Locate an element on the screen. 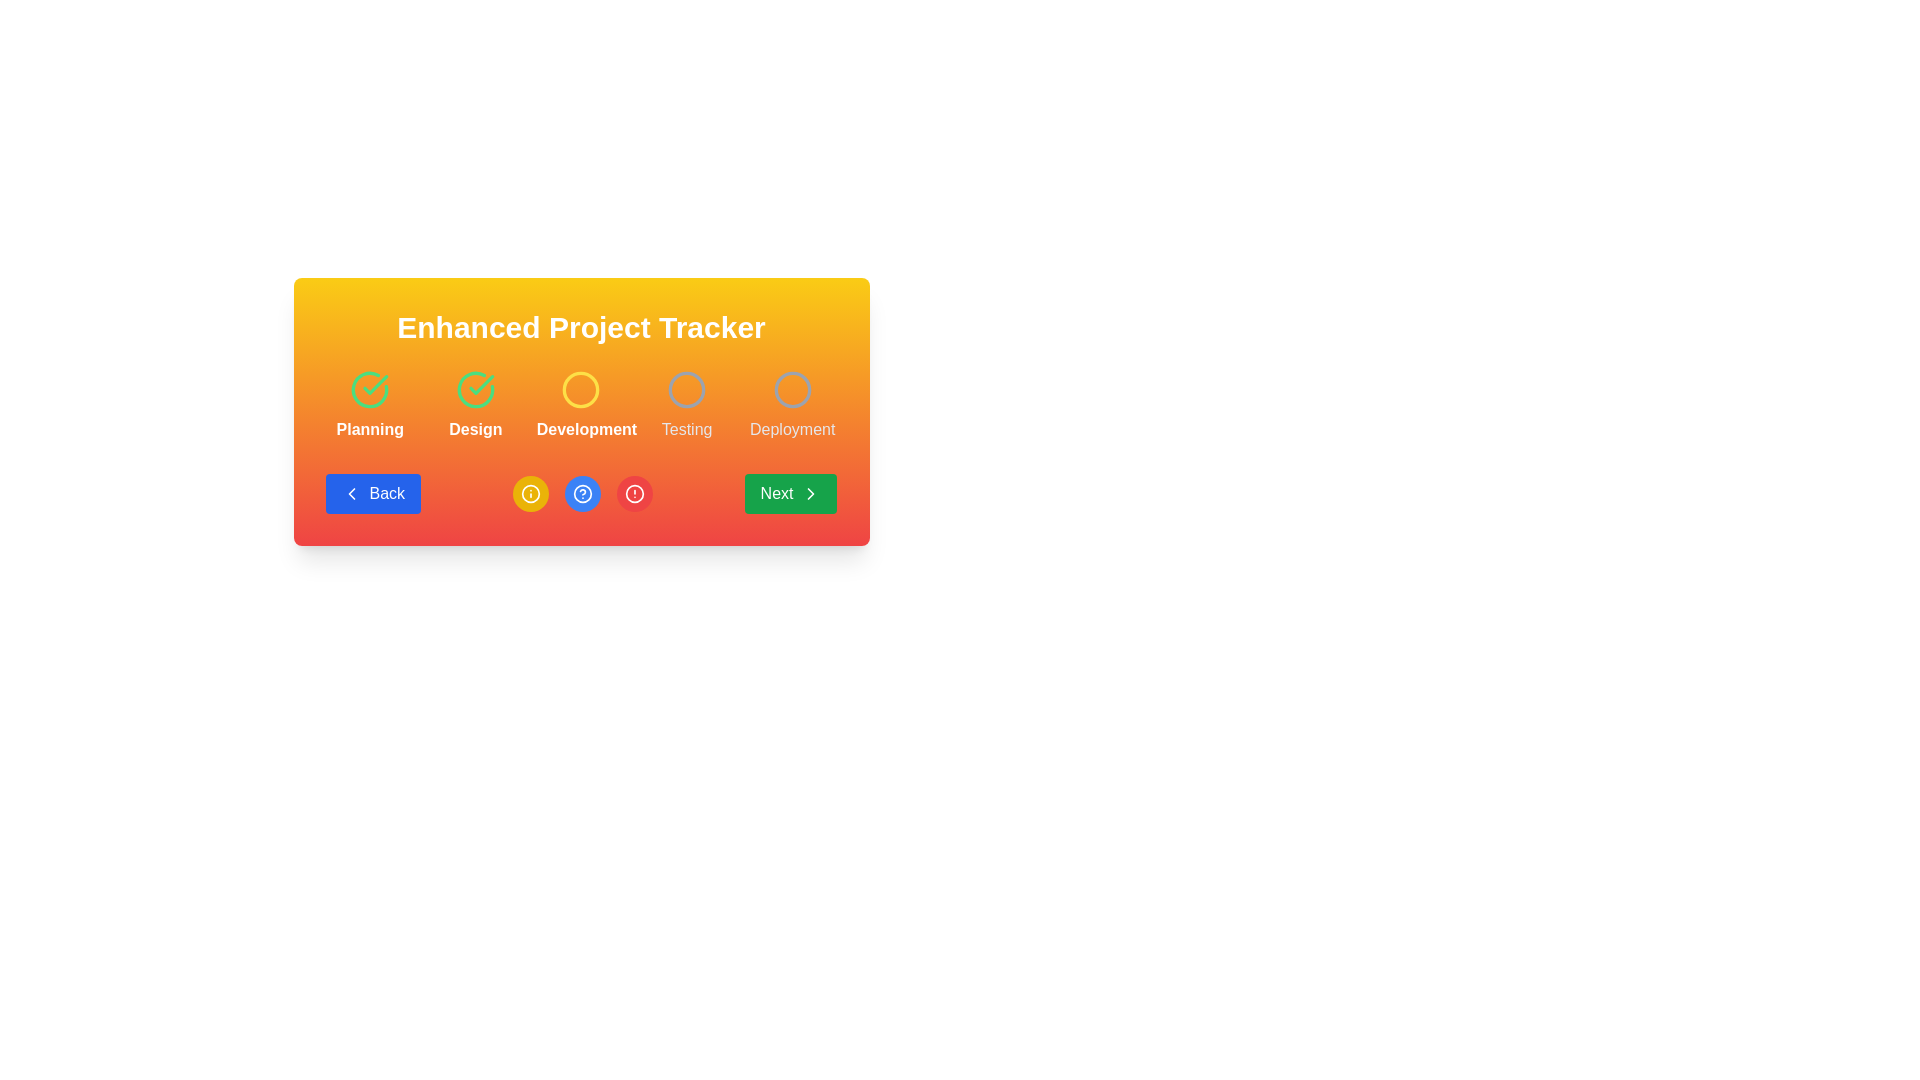 This screenshot has width=1920, height=1080. the circular gray icon representing the 'Deployment' step in the progress tracker, which is the fifth step in the sequence is located at coordinates (791, 405).